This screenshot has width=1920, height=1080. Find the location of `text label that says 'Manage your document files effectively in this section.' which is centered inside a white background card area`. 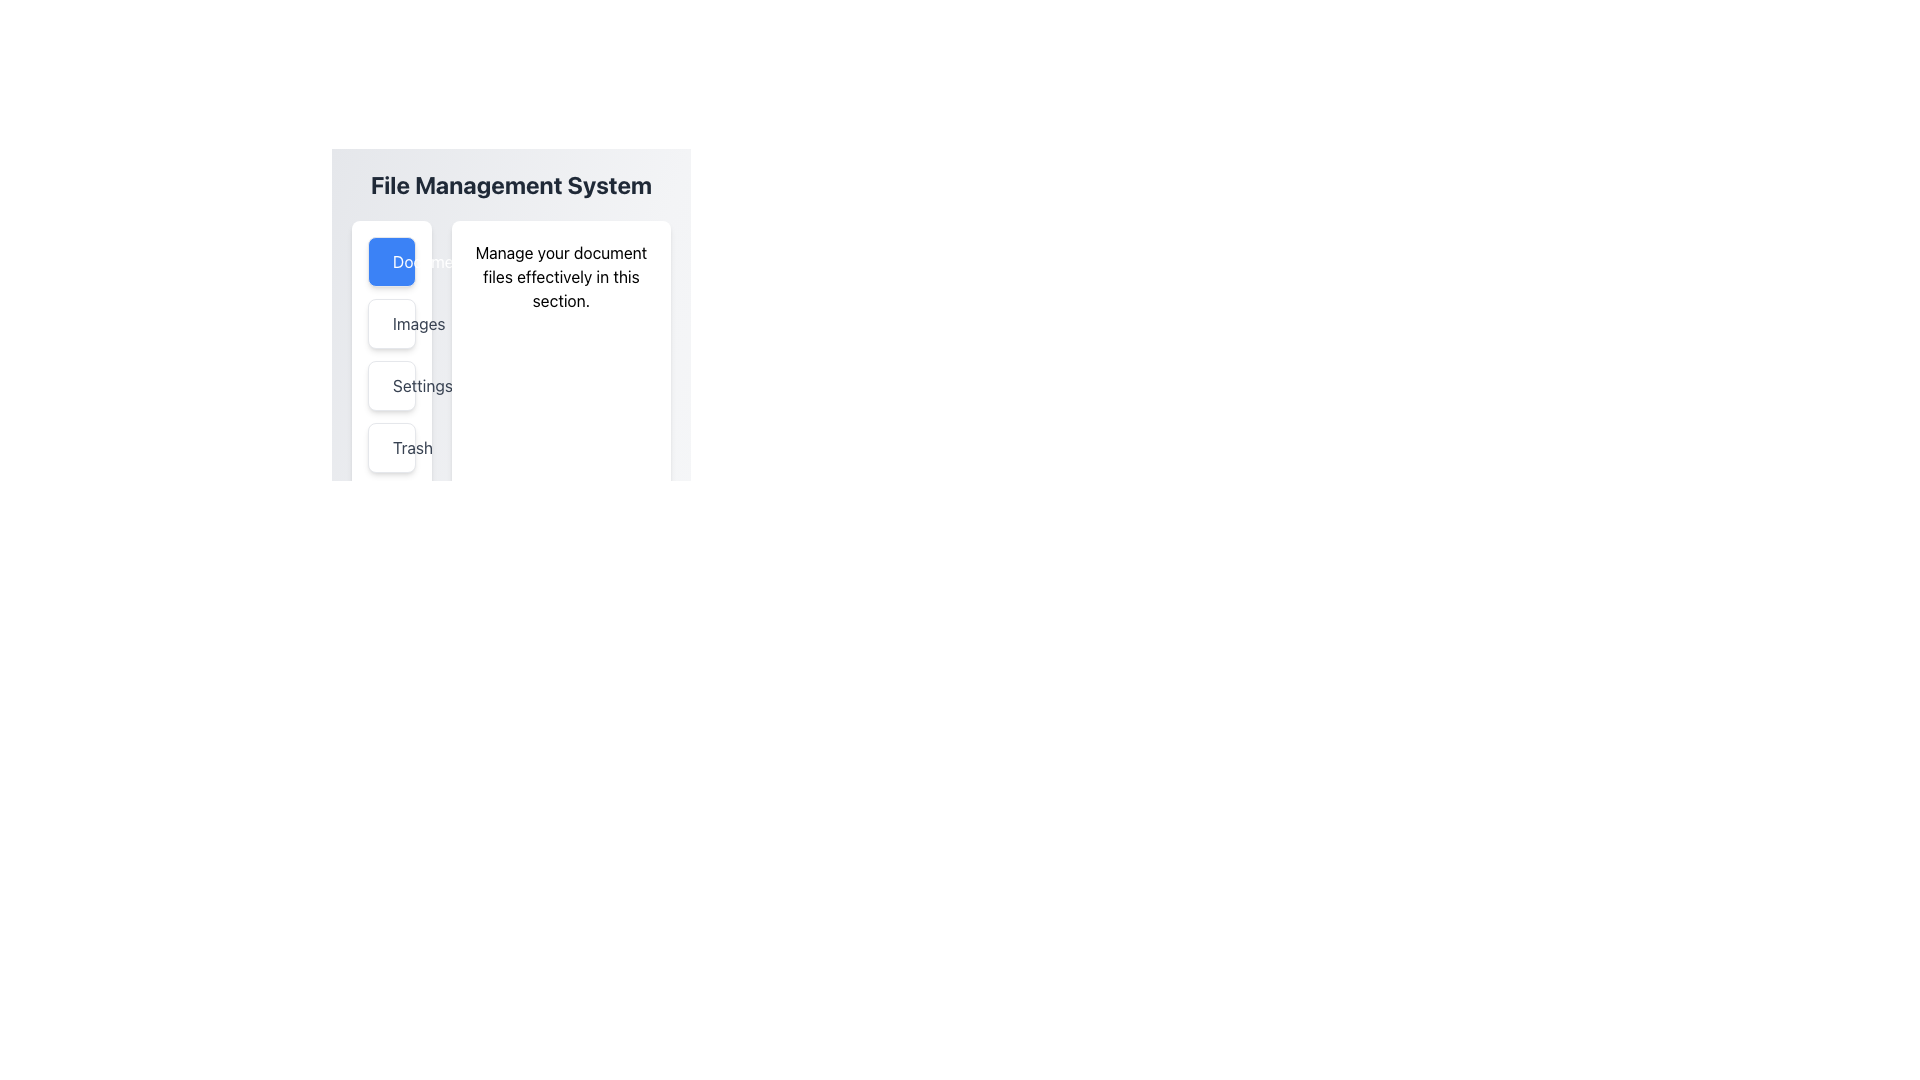

text label that says 'Manage your document files effectively in this section.' which is centered inside a white background card area is located at coordinates (560, 277).